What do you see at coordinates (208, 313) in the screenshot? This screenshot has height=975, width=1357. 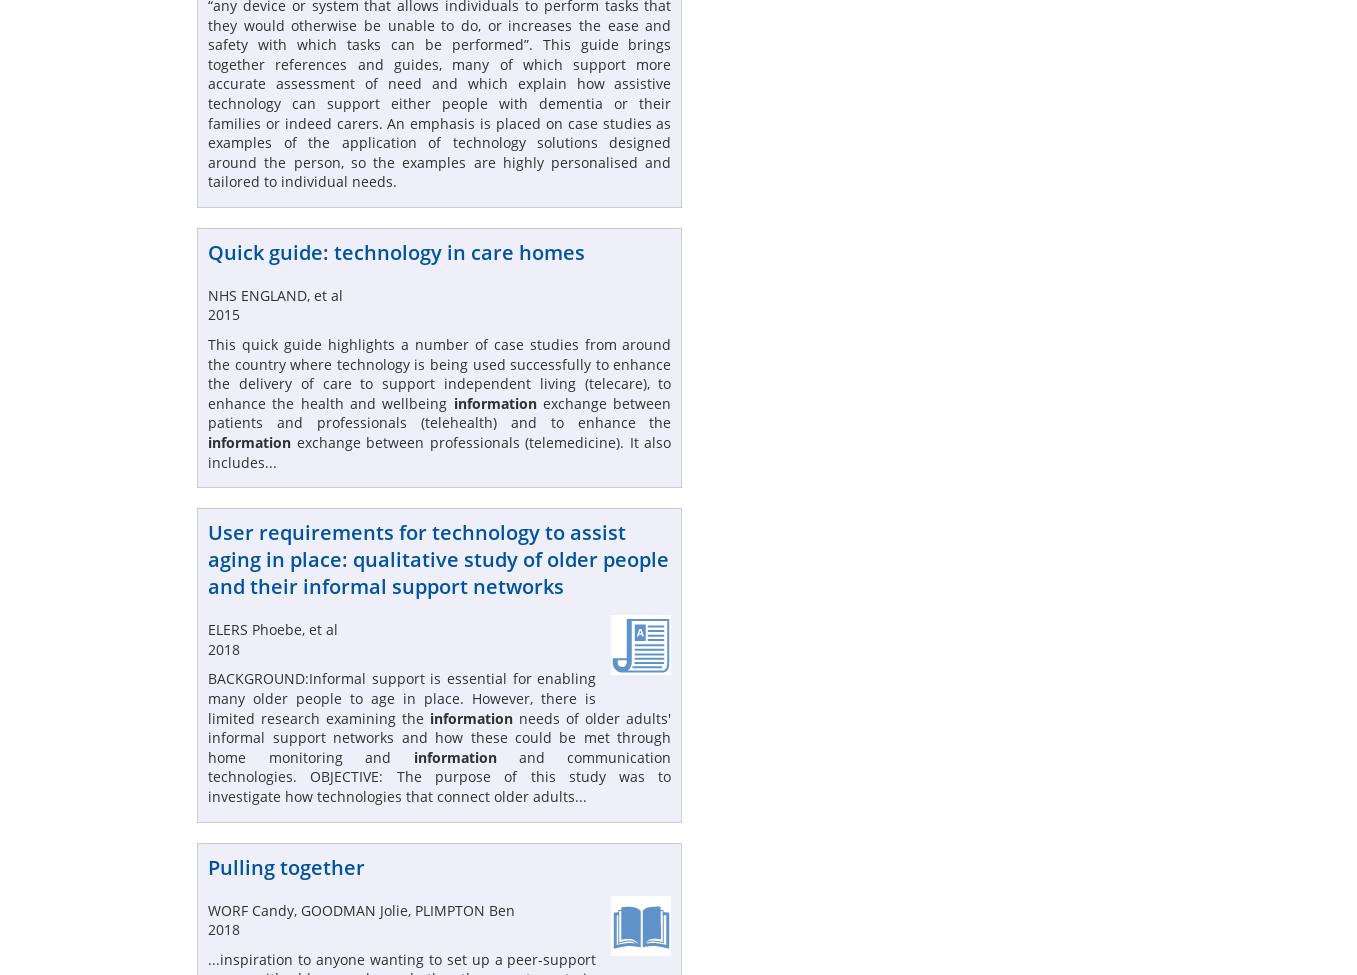 I see `'2015'` at bounding box center [208, 313].